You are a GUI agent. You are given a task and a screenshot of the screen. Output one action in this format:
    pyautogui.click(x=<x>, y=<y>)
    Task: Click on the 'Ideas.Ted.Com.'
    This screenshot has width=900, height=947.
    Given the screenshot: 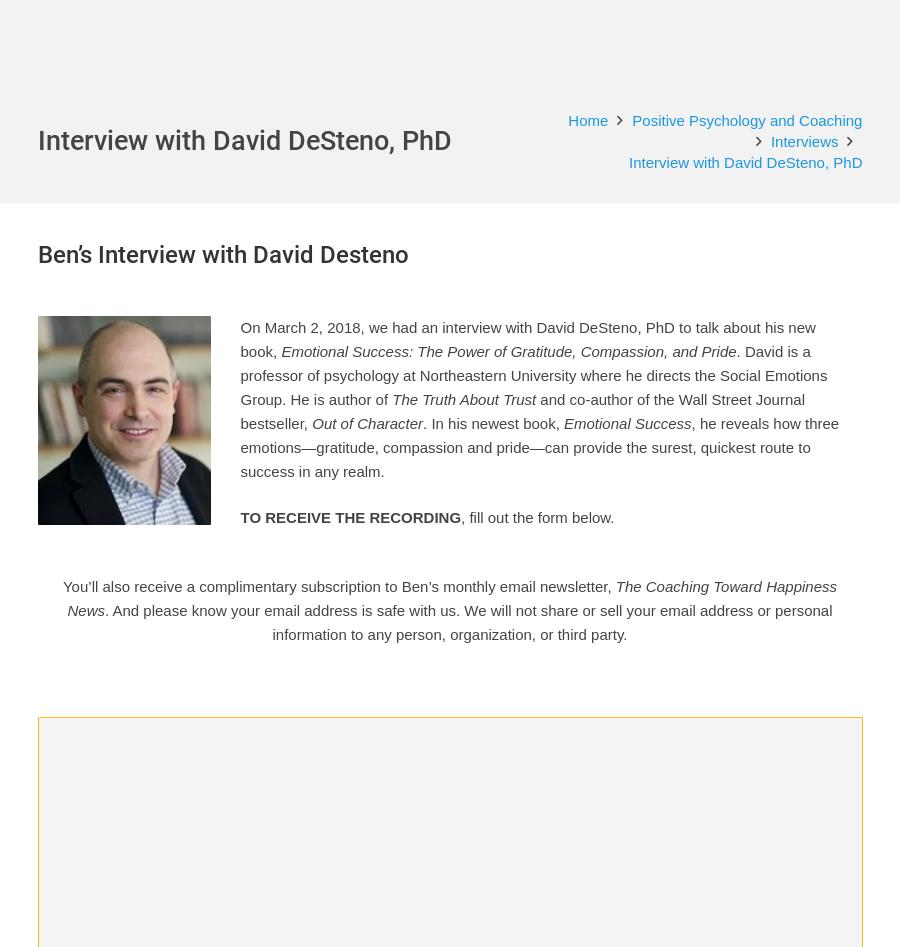 What is the action you would take?
    pyautogui.click(x=517, y=645)
    